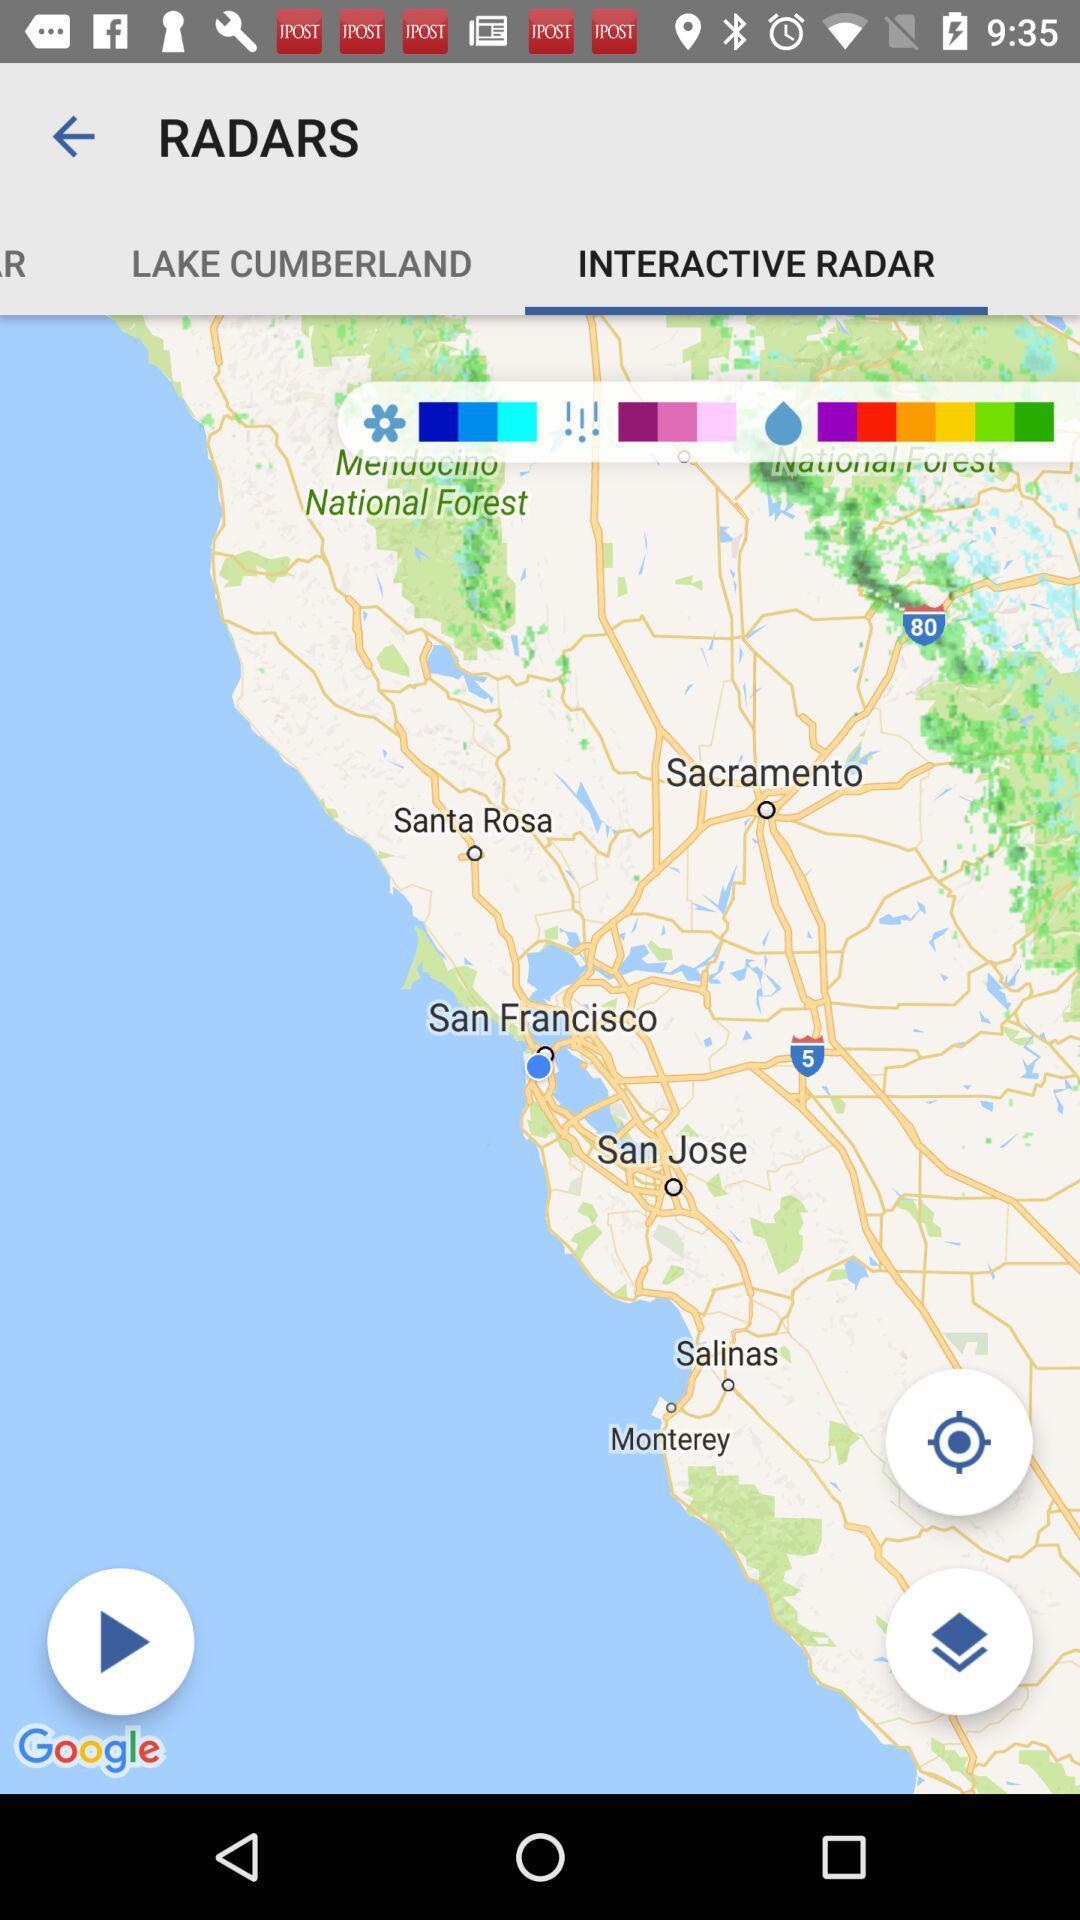 Image resolution: width=1080 pixels, height=1920 pixels. I want to click on the play icon, so click(120, 1641).